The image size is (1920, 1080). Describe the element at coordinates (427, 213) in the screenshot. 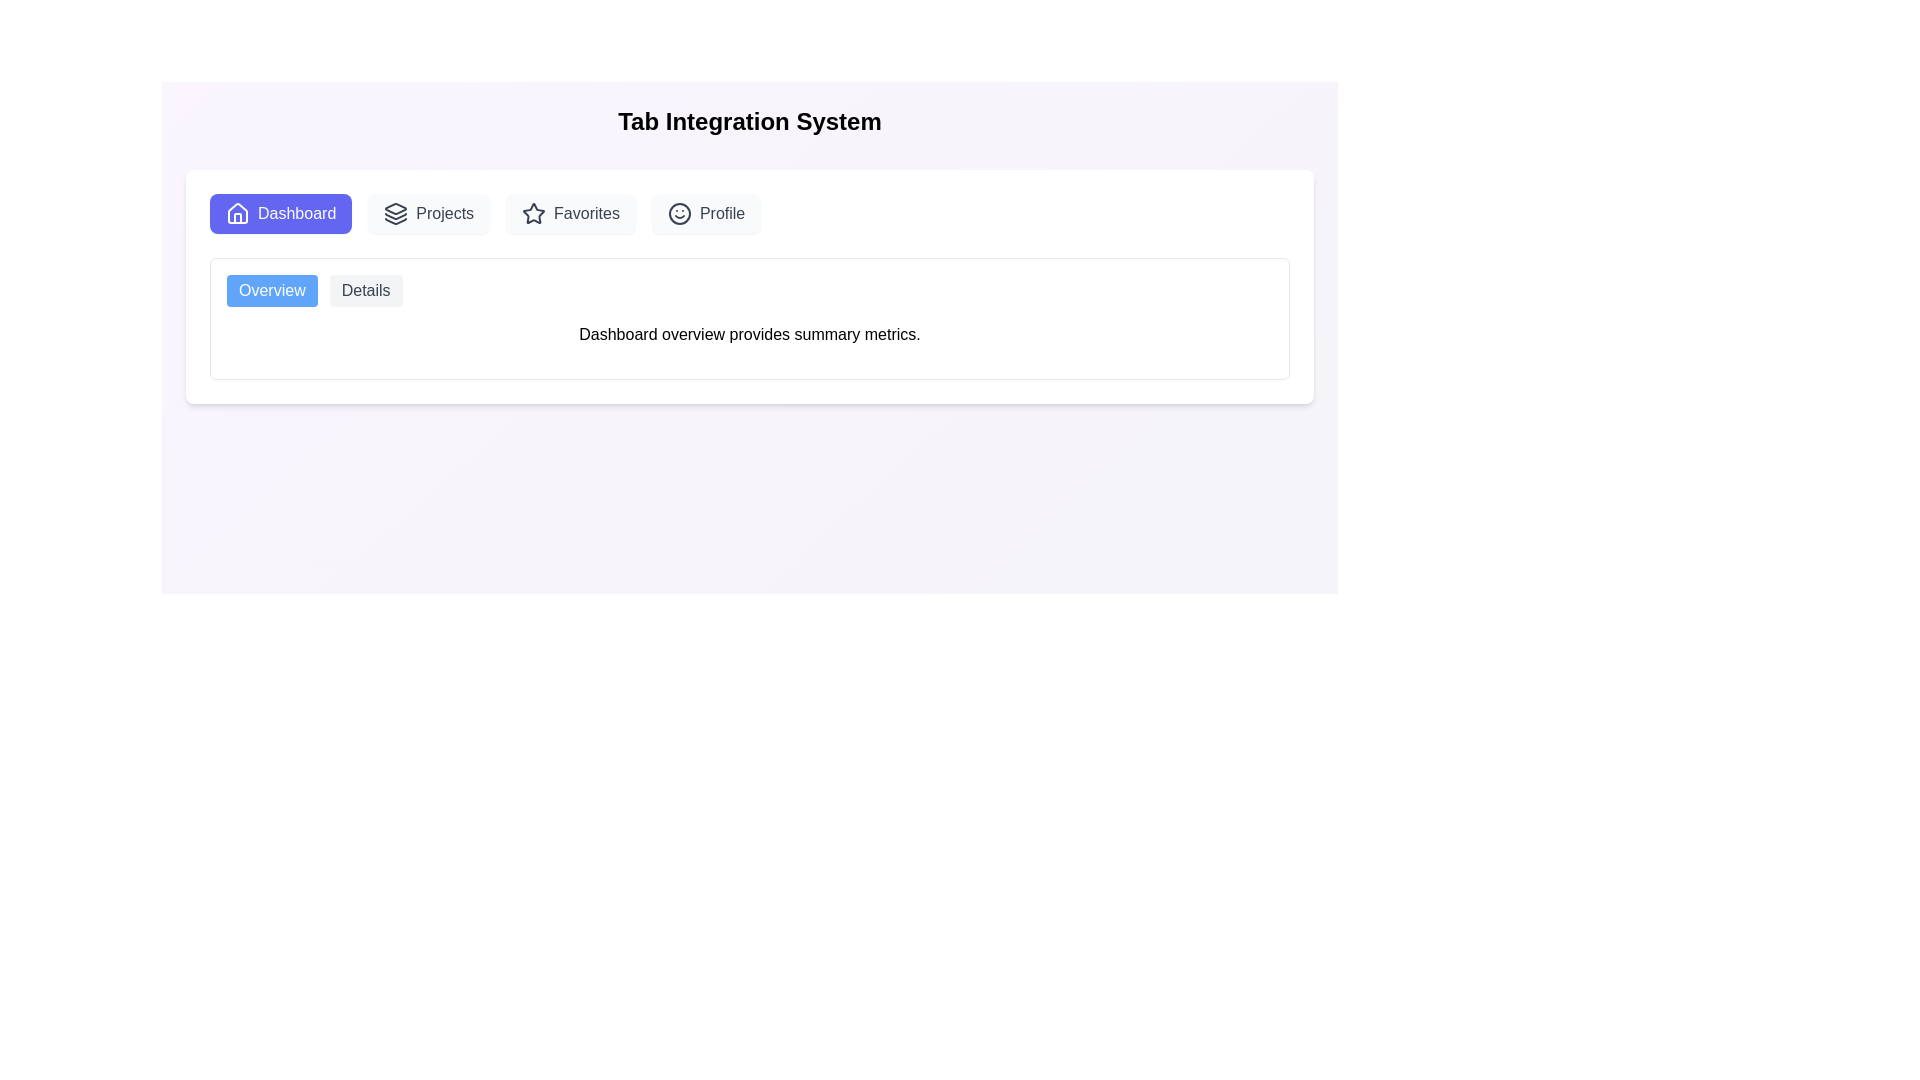

I see `the 'Projects' tab in the horizontal navigation menu` at that location.